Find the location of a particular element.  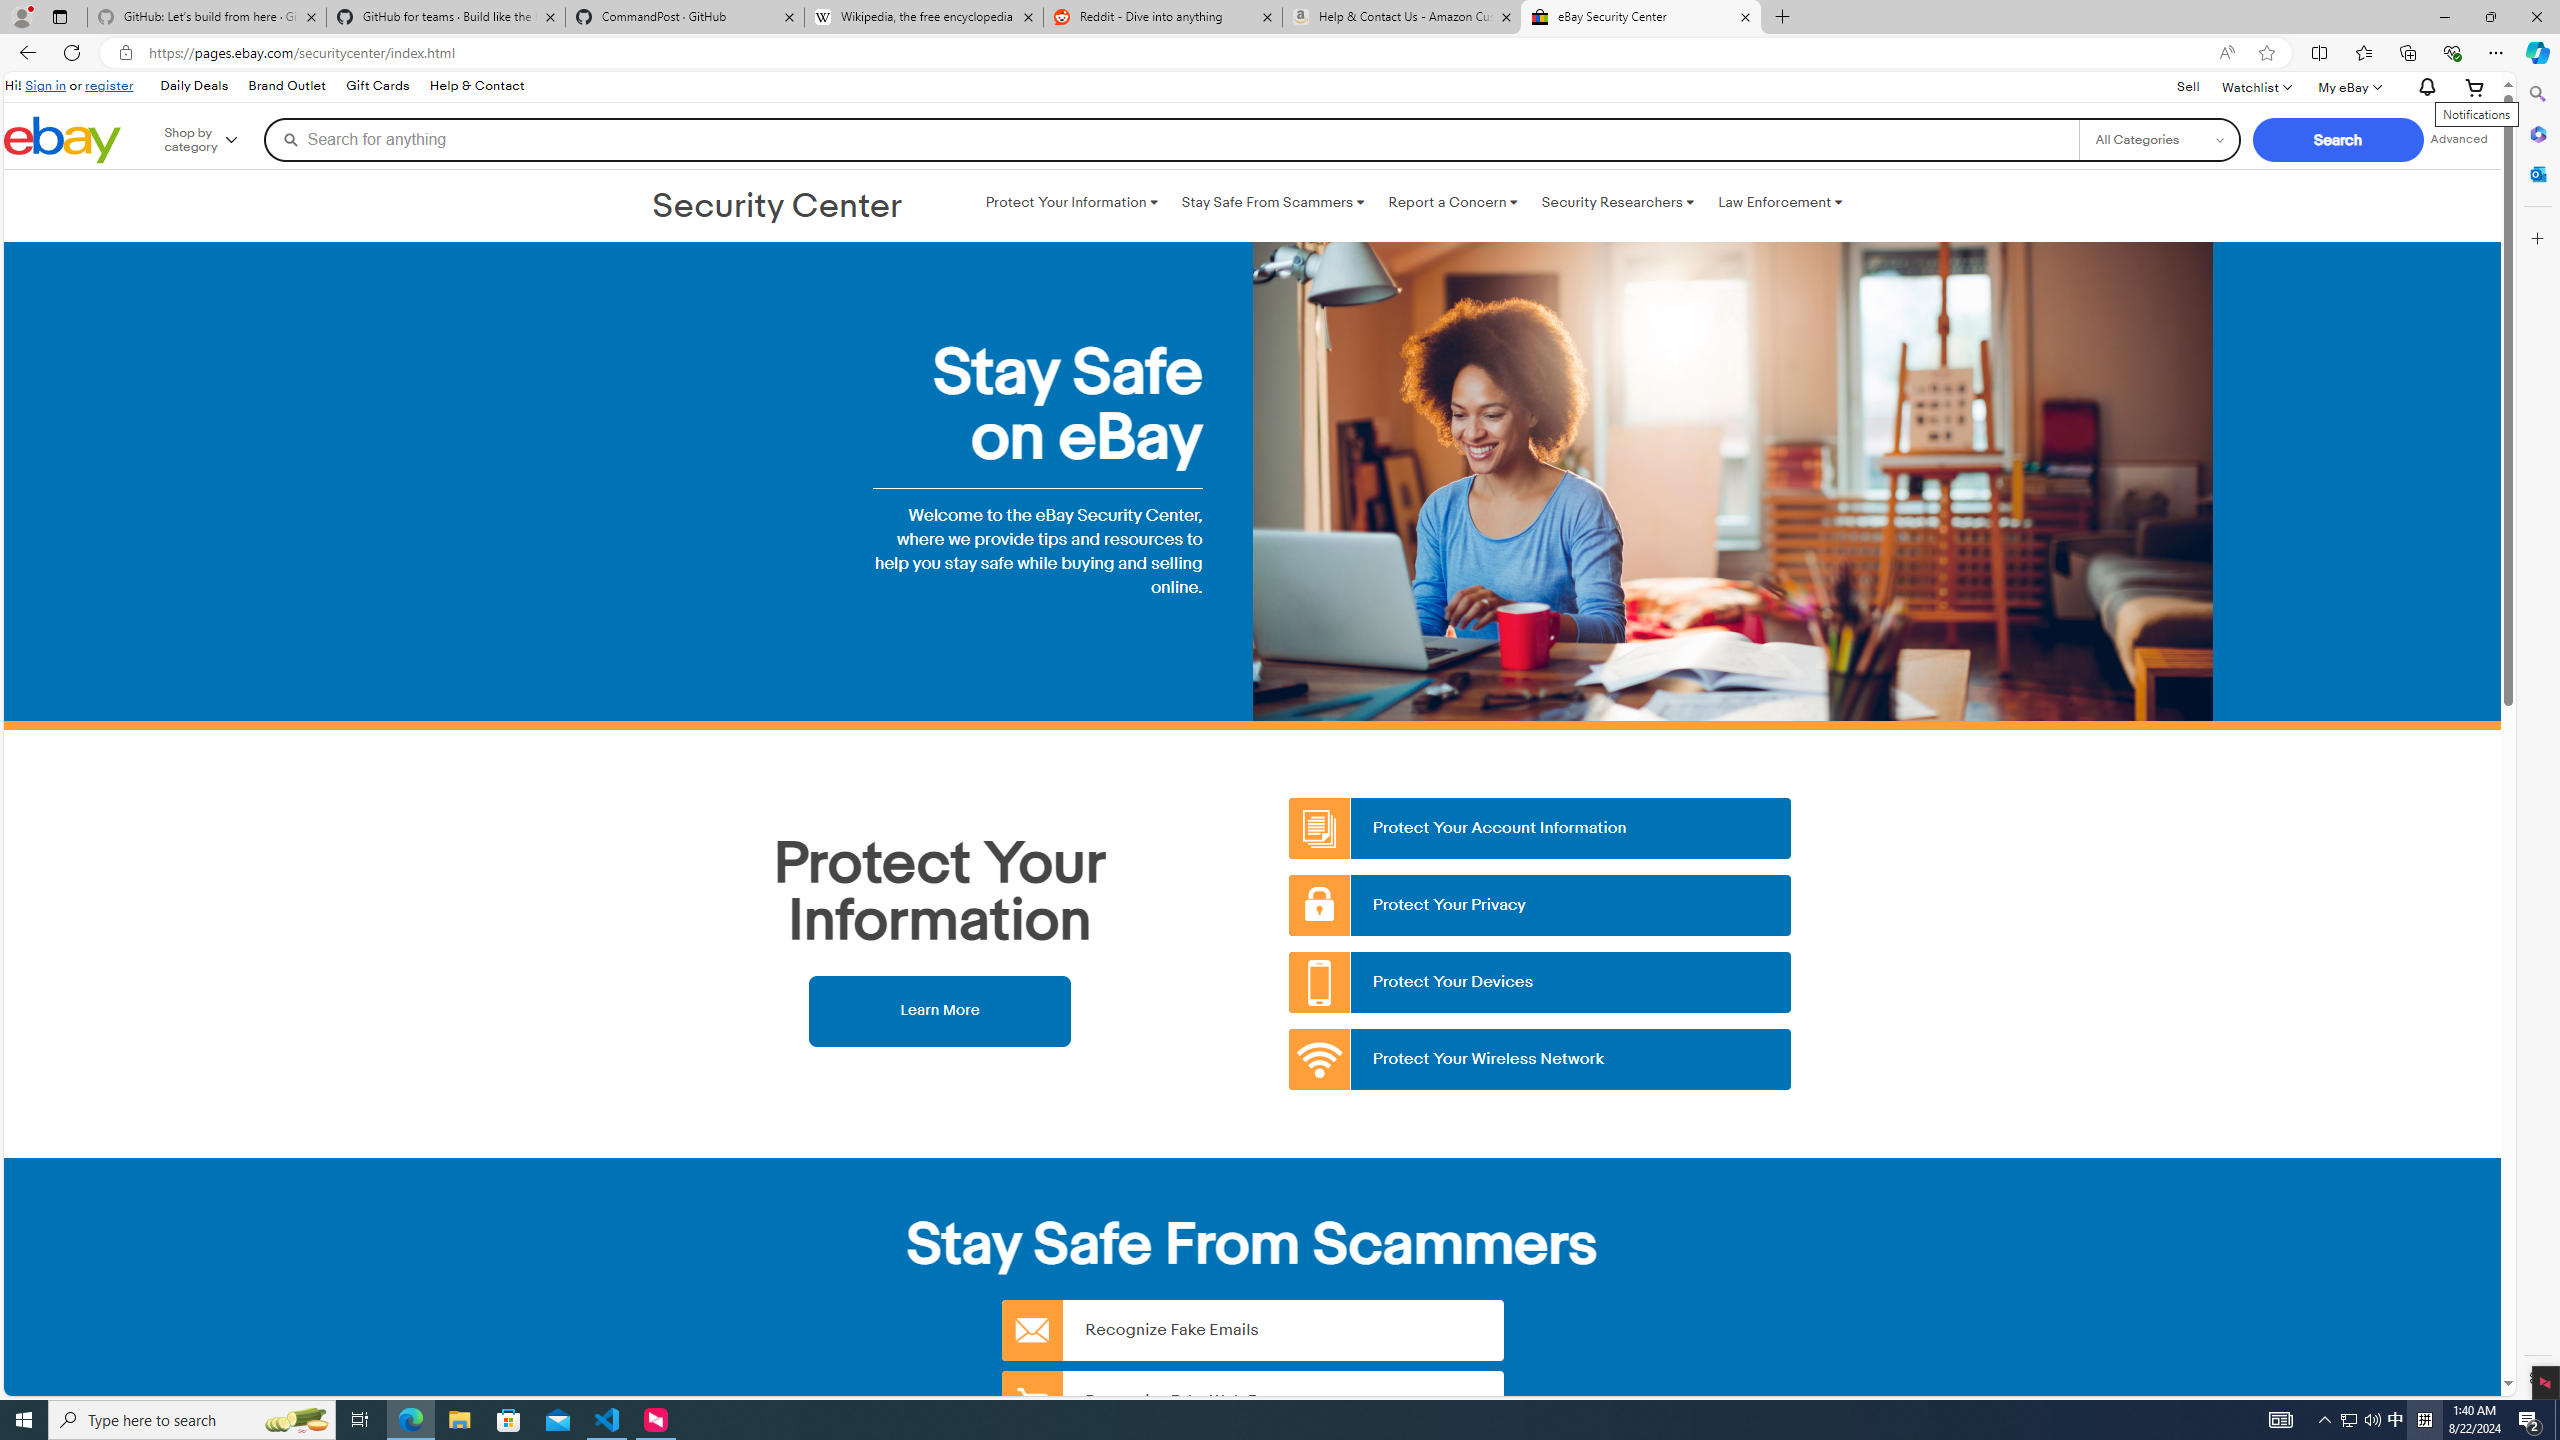

'Select a category for search' is located at coordinates (2159, 138).